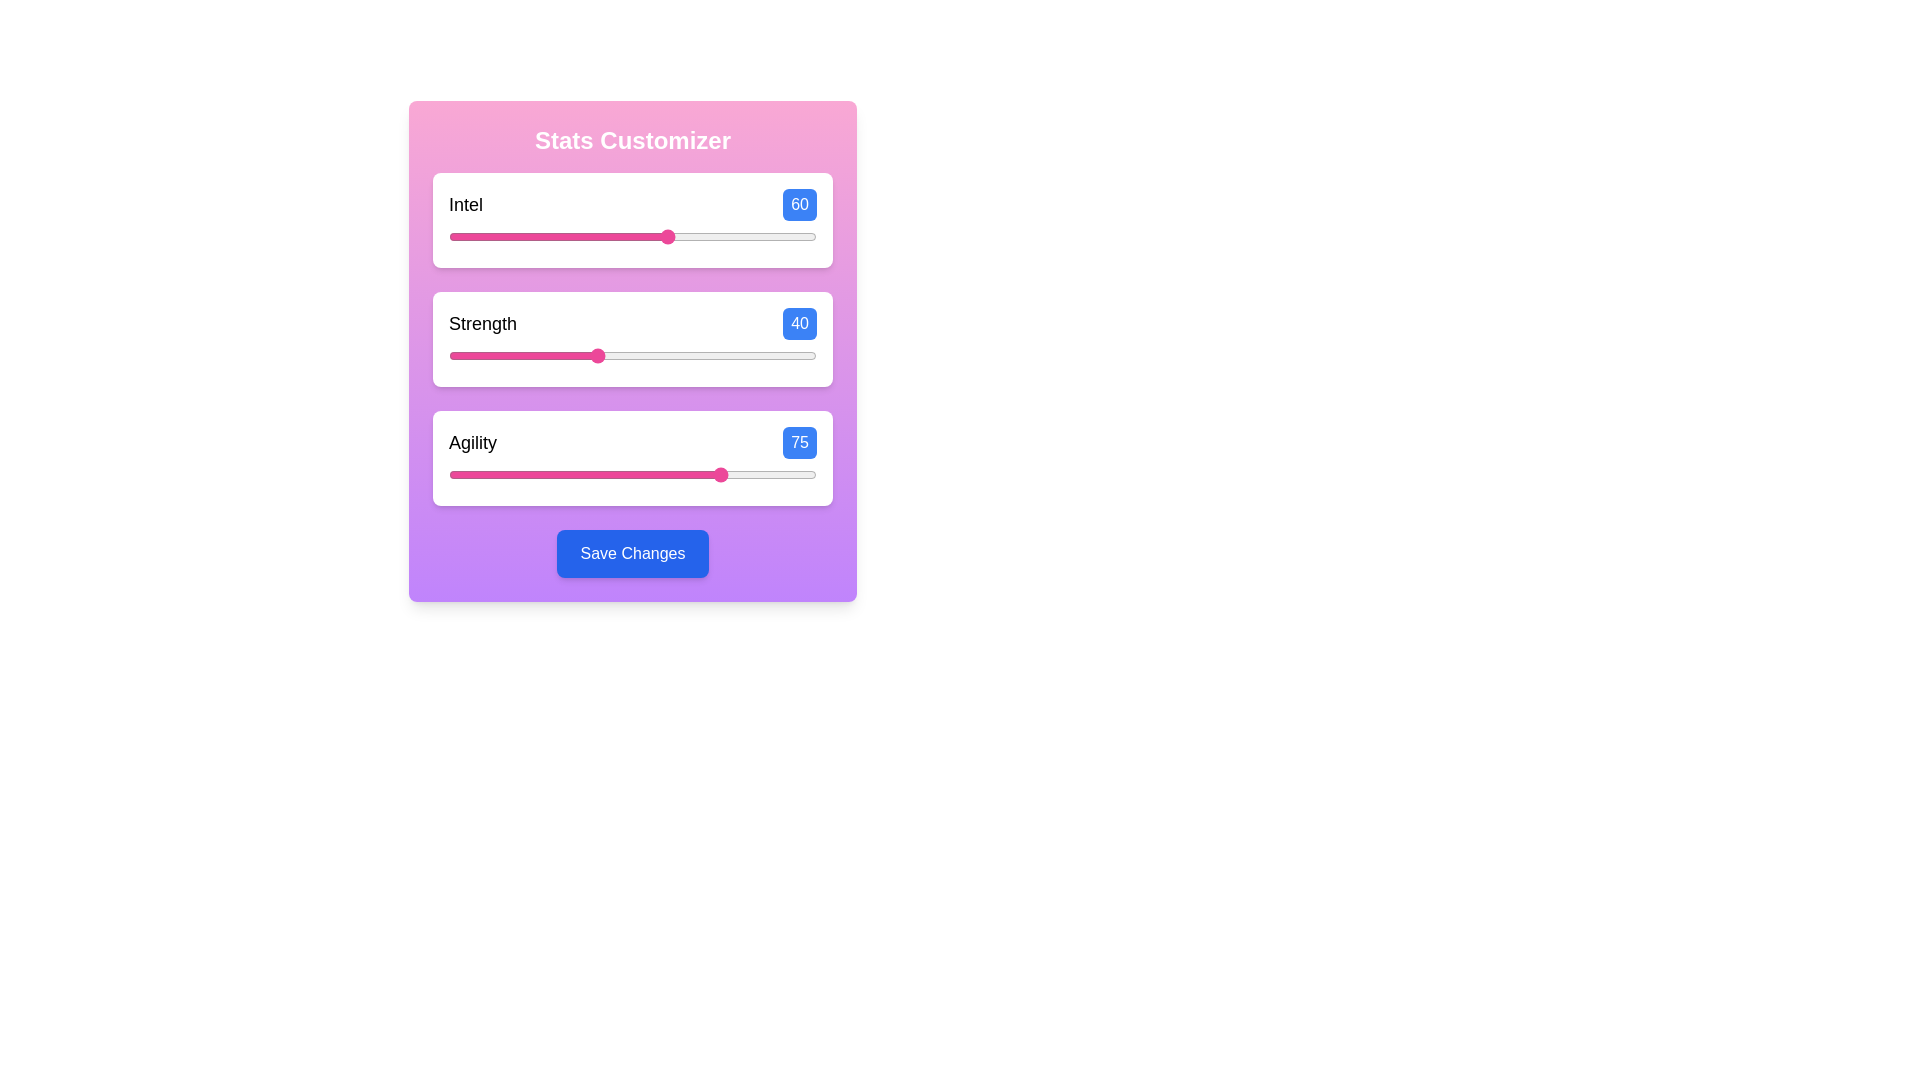  What do you see at coordinates (464, 204) in the screenshot?
I see `the text label reading 'Intel', which is styled in medium weight and capitalization, located in the top section of the interface within a vertically stacked layout` at bounding box center [464, 204].